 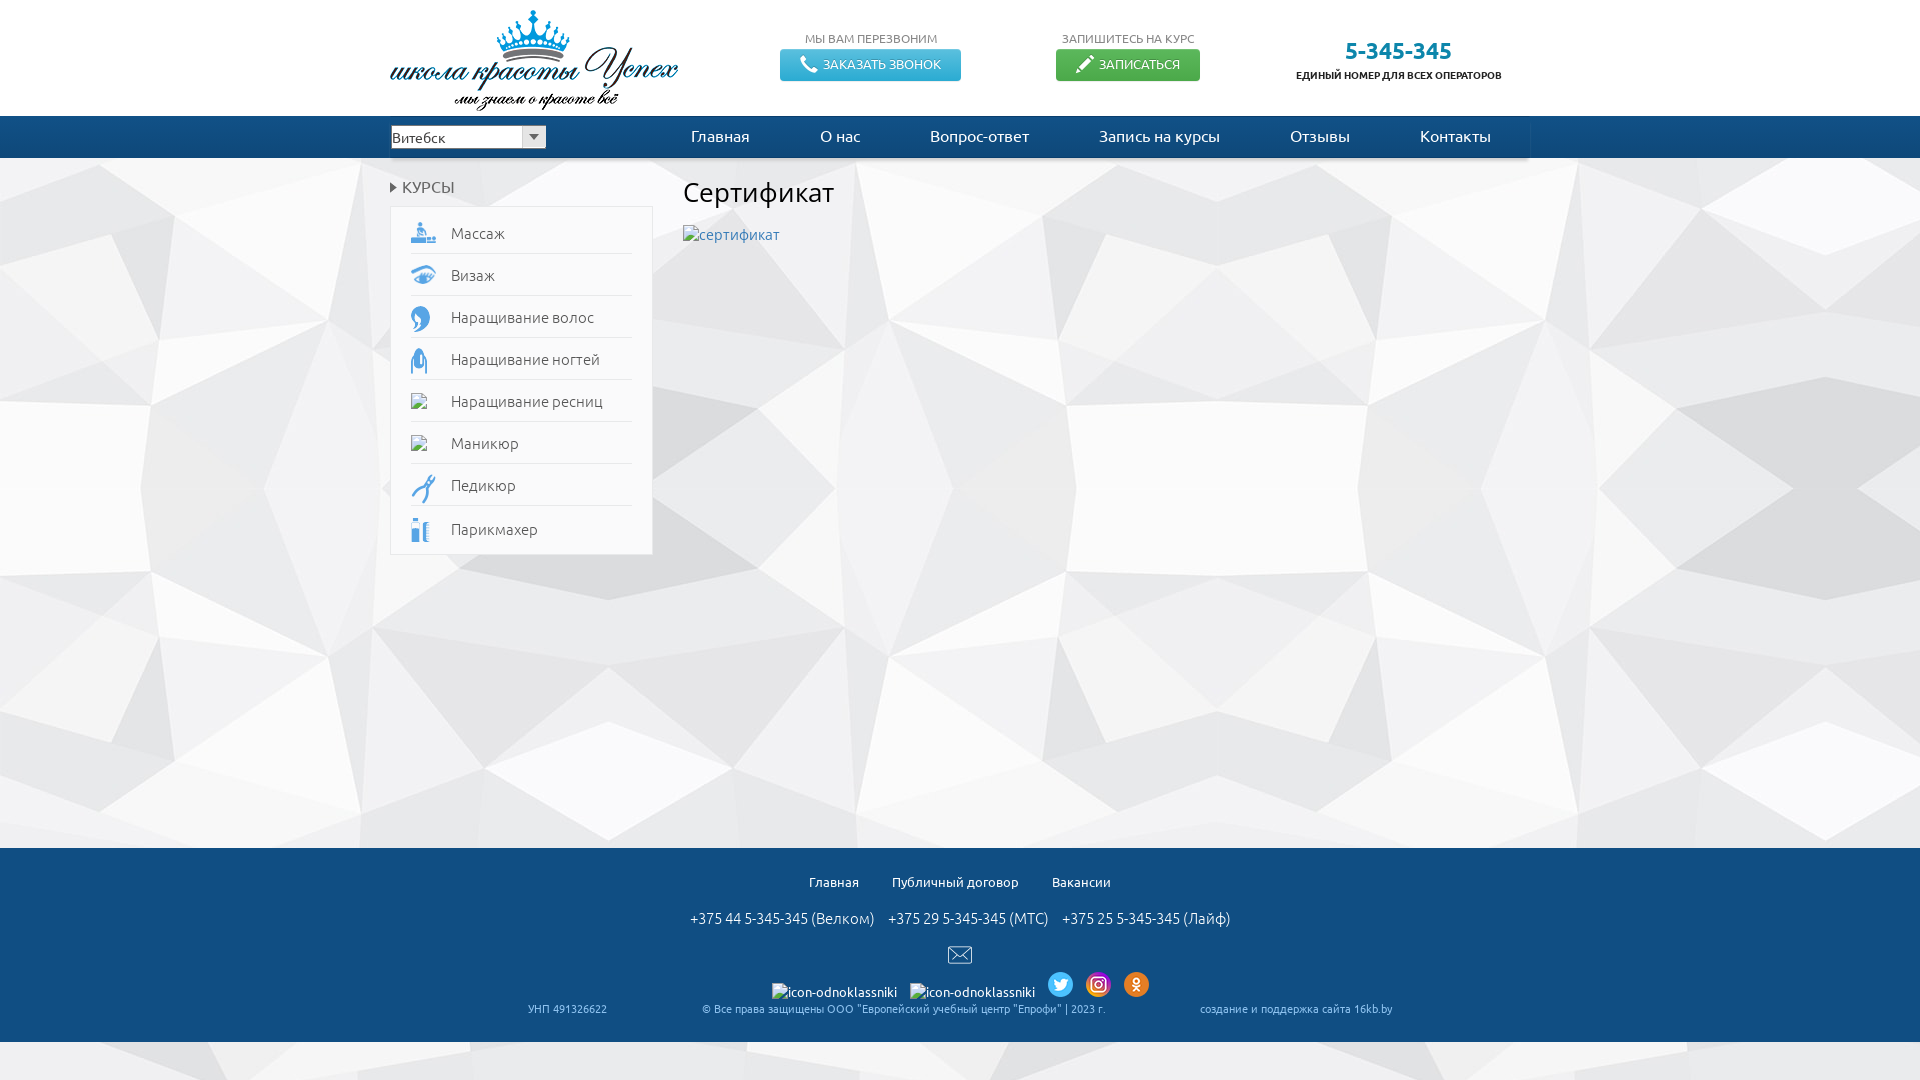 What do you see at coordinates (1397, 49) in the screenshot?
I see `'5-345-345'` at bounding box center [1397, 49].